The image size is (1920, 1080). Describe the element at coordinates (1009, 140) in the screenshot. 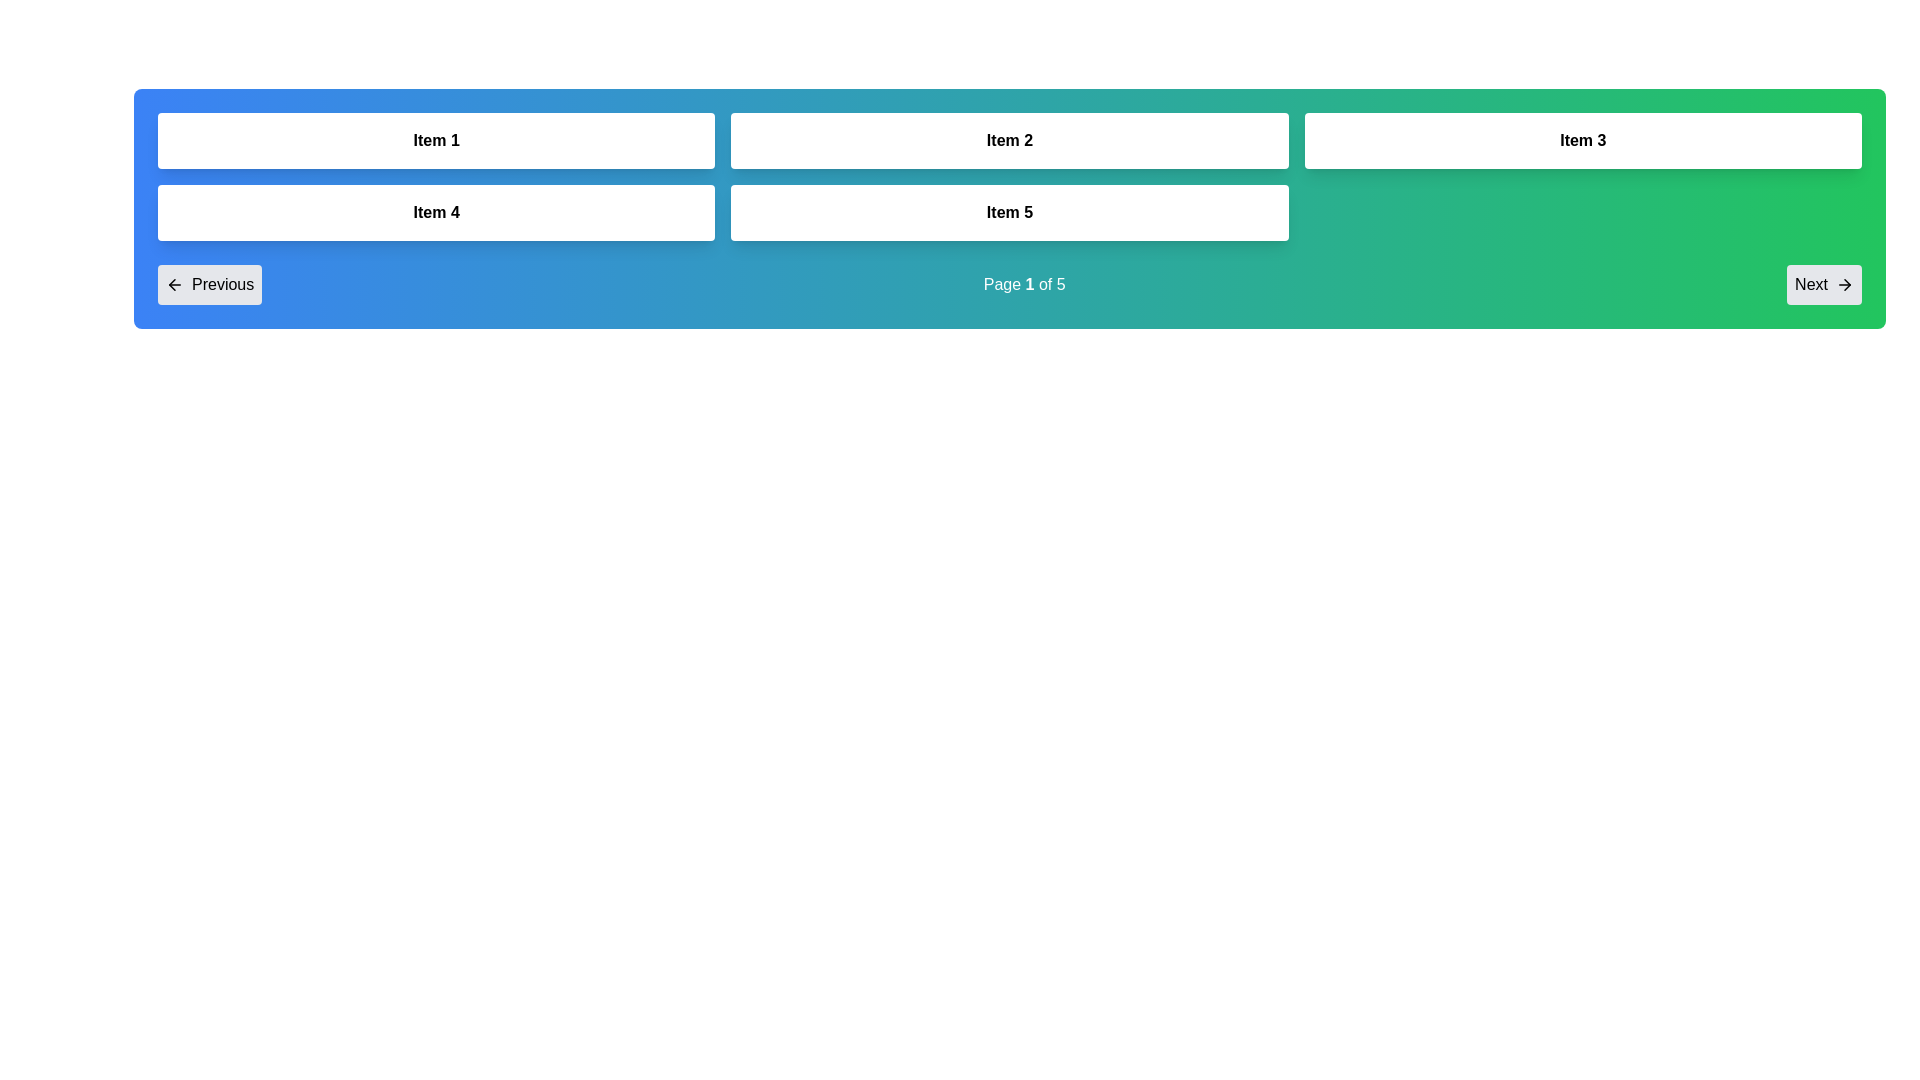

I see `the grid item labeled 'Item 2' which is located in the second column of the first row within a grid layout` at that location.